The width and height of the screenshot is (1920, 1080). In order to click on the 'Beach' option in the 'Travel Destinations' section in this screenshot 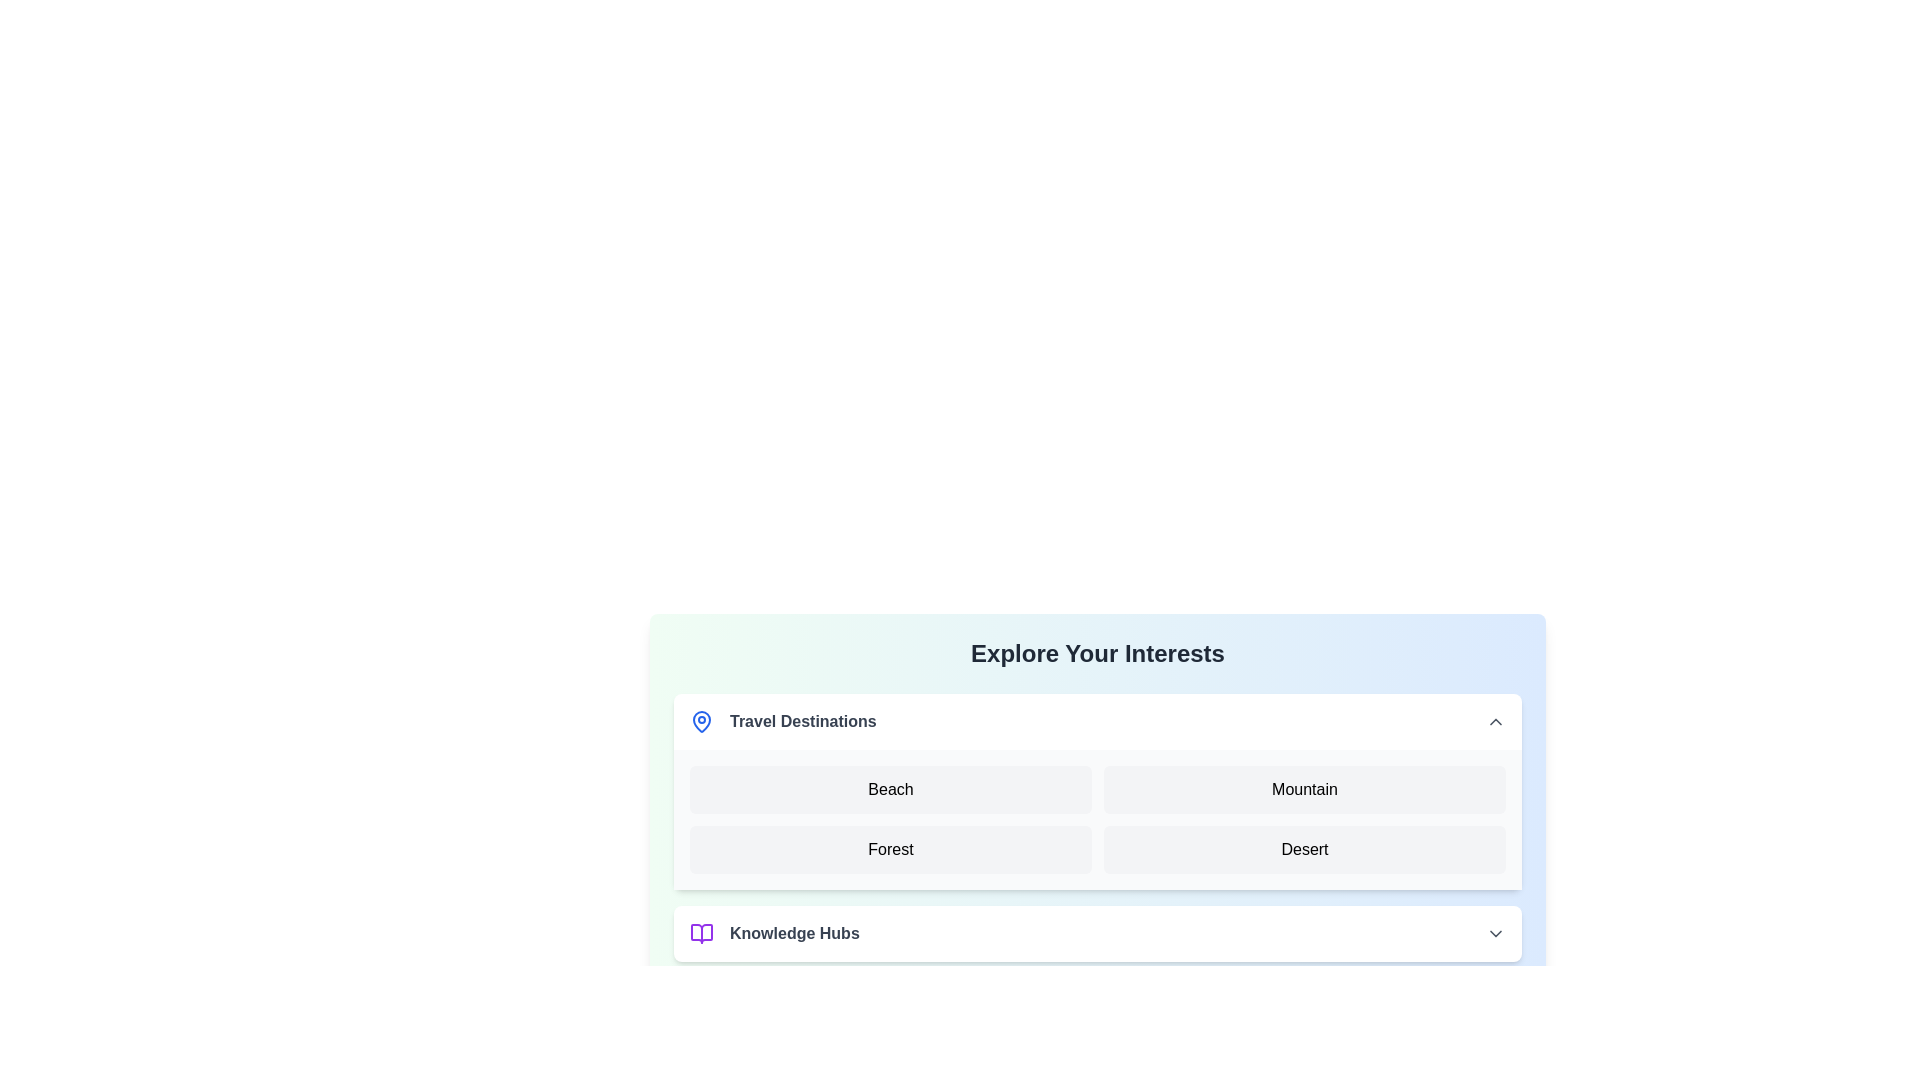, I will do `click(890, 789)`.